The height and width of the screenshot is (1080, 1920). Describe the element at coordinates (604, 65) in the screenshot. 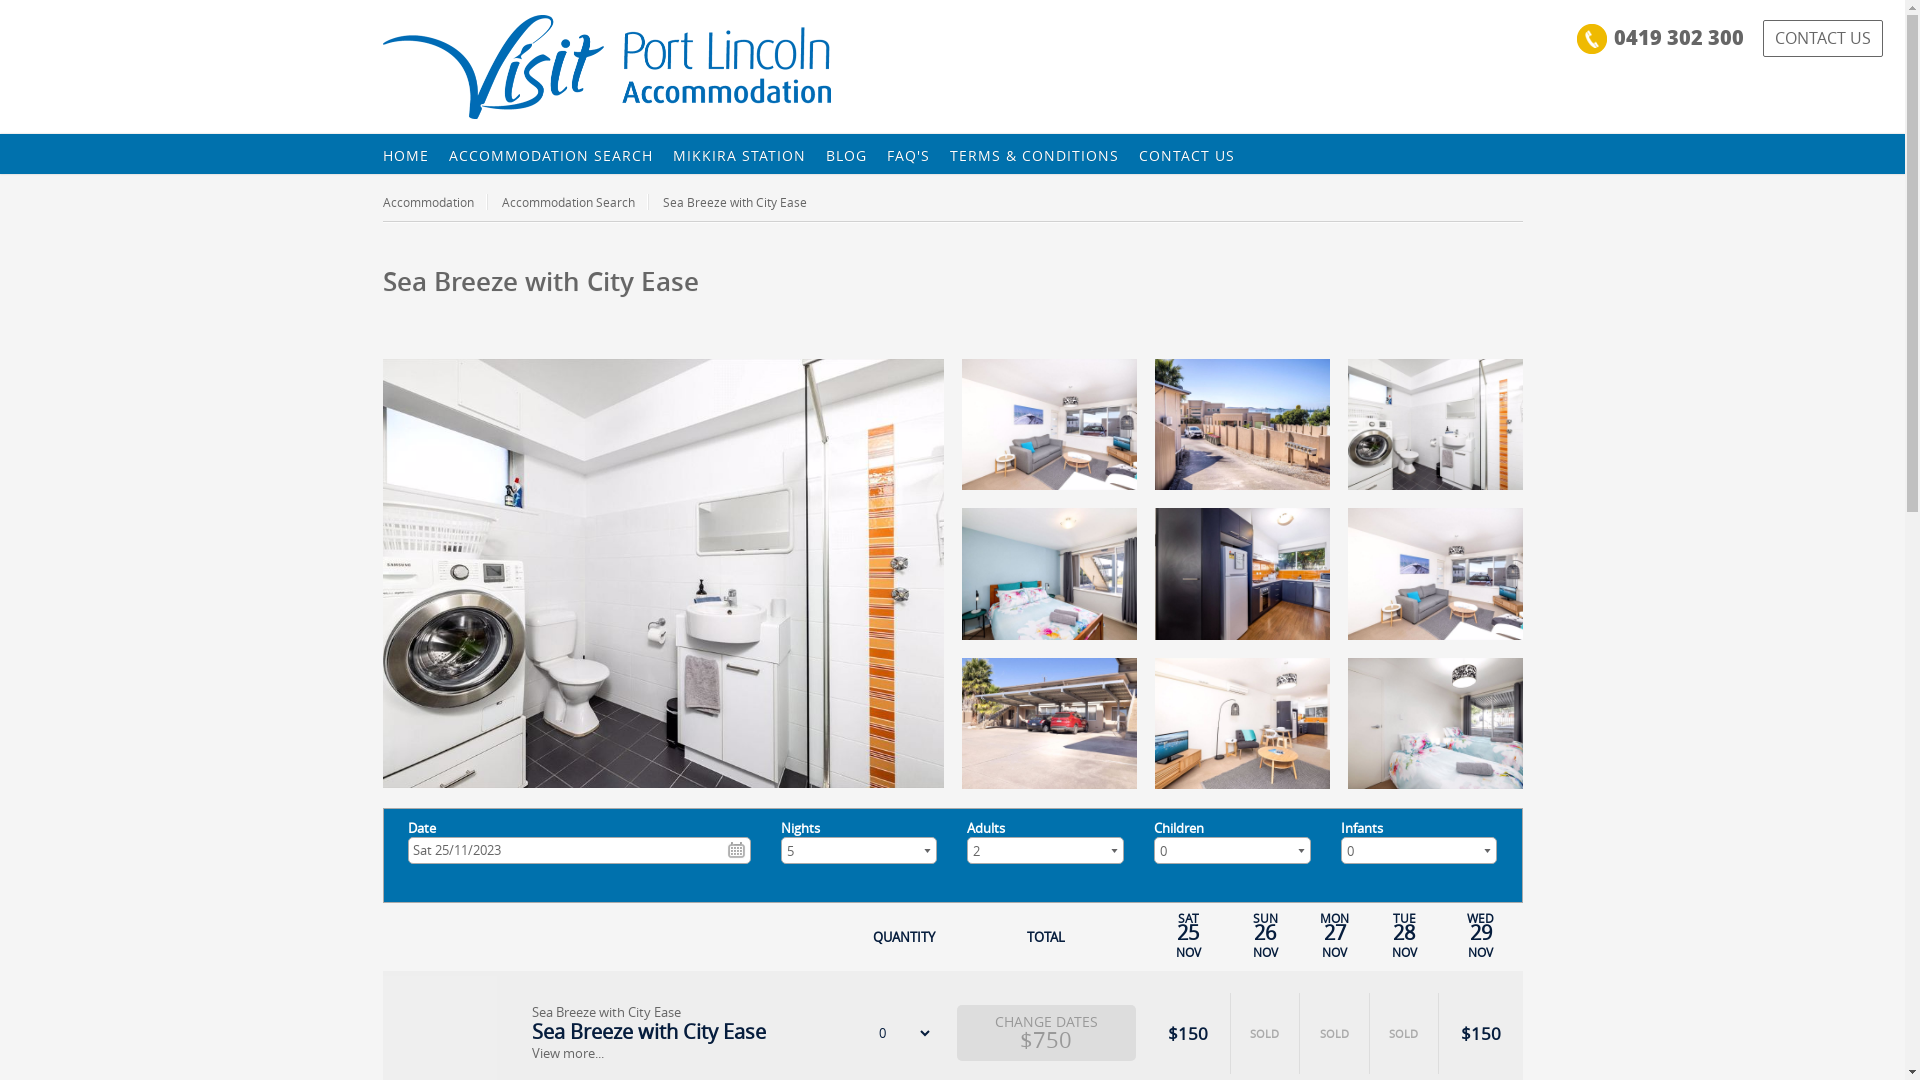

I see `'Visit Port Lincoln | Visit Port Lincoln   Apartments'` at that location.